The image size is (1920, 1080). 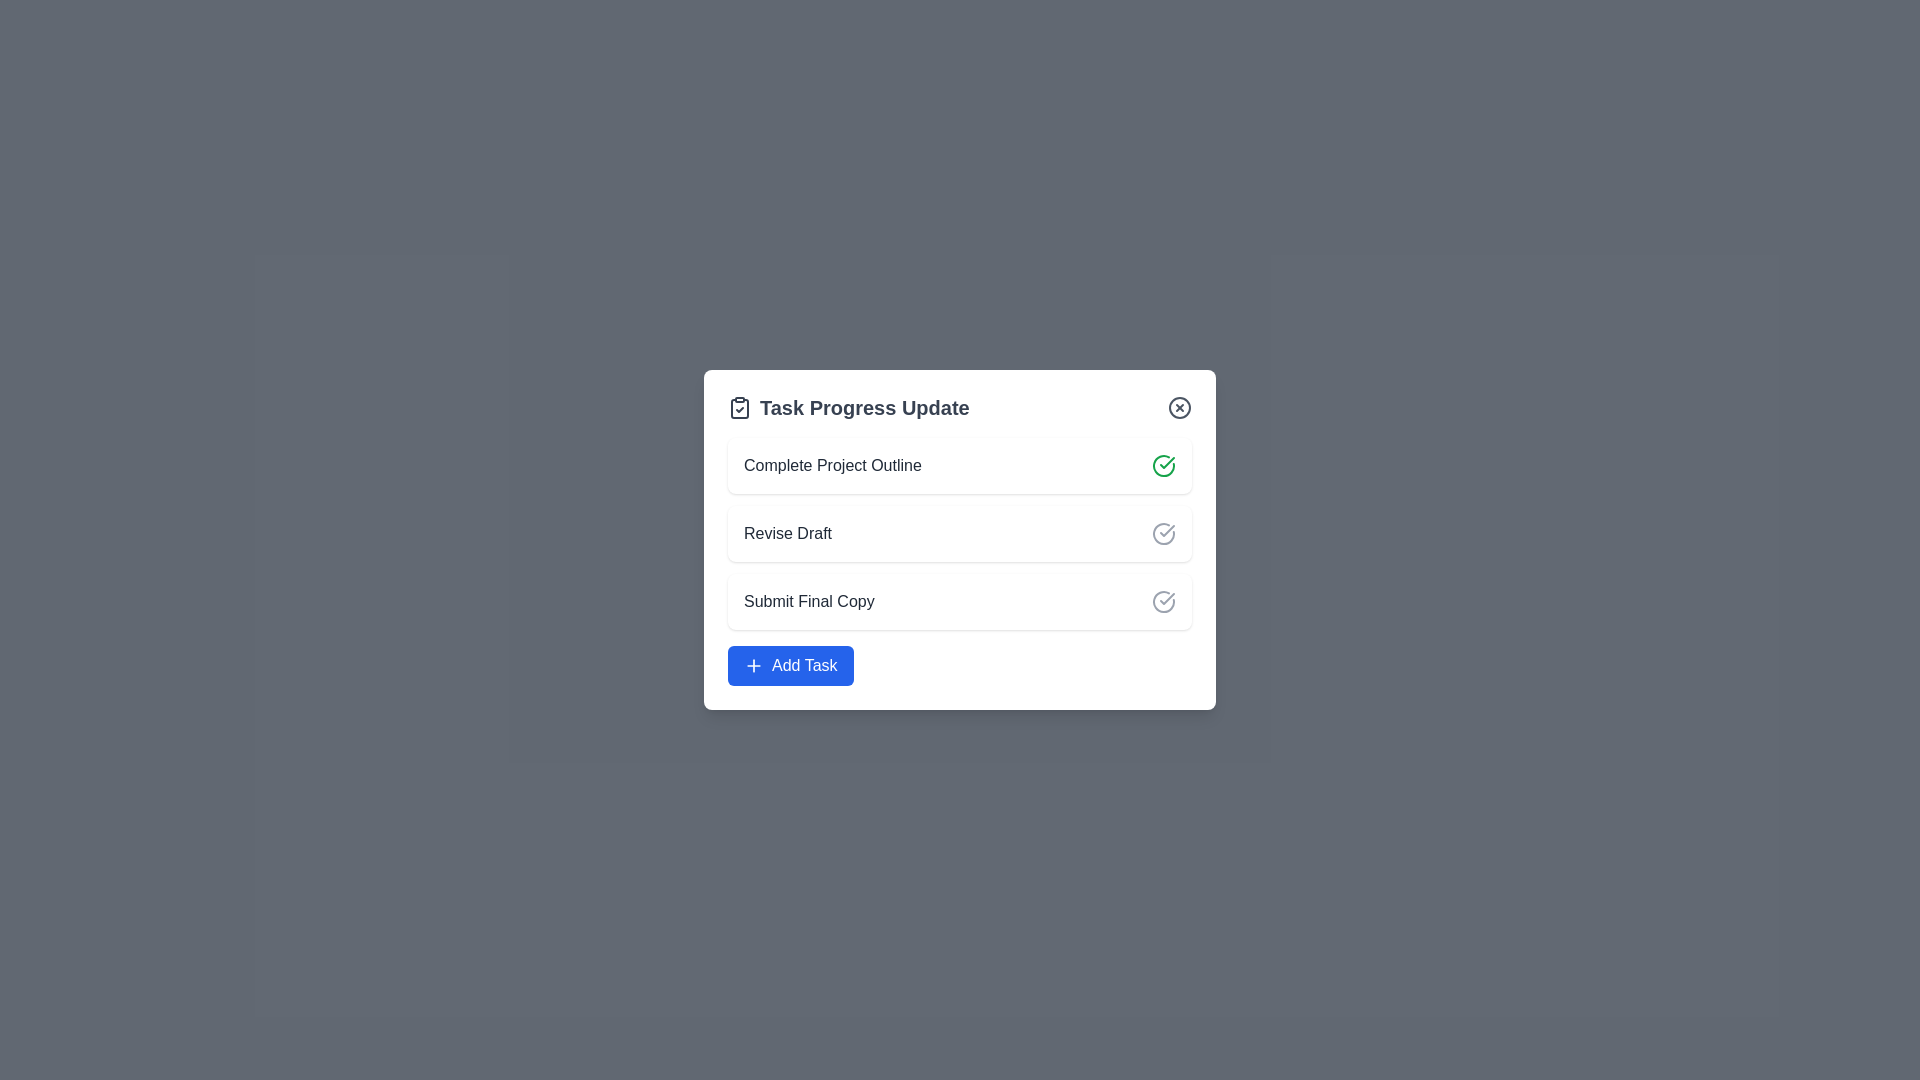 I want to click on the icon representing 'Task Progress Update' located at the far-left end of the header section of the card, so click(x=738, y=407).